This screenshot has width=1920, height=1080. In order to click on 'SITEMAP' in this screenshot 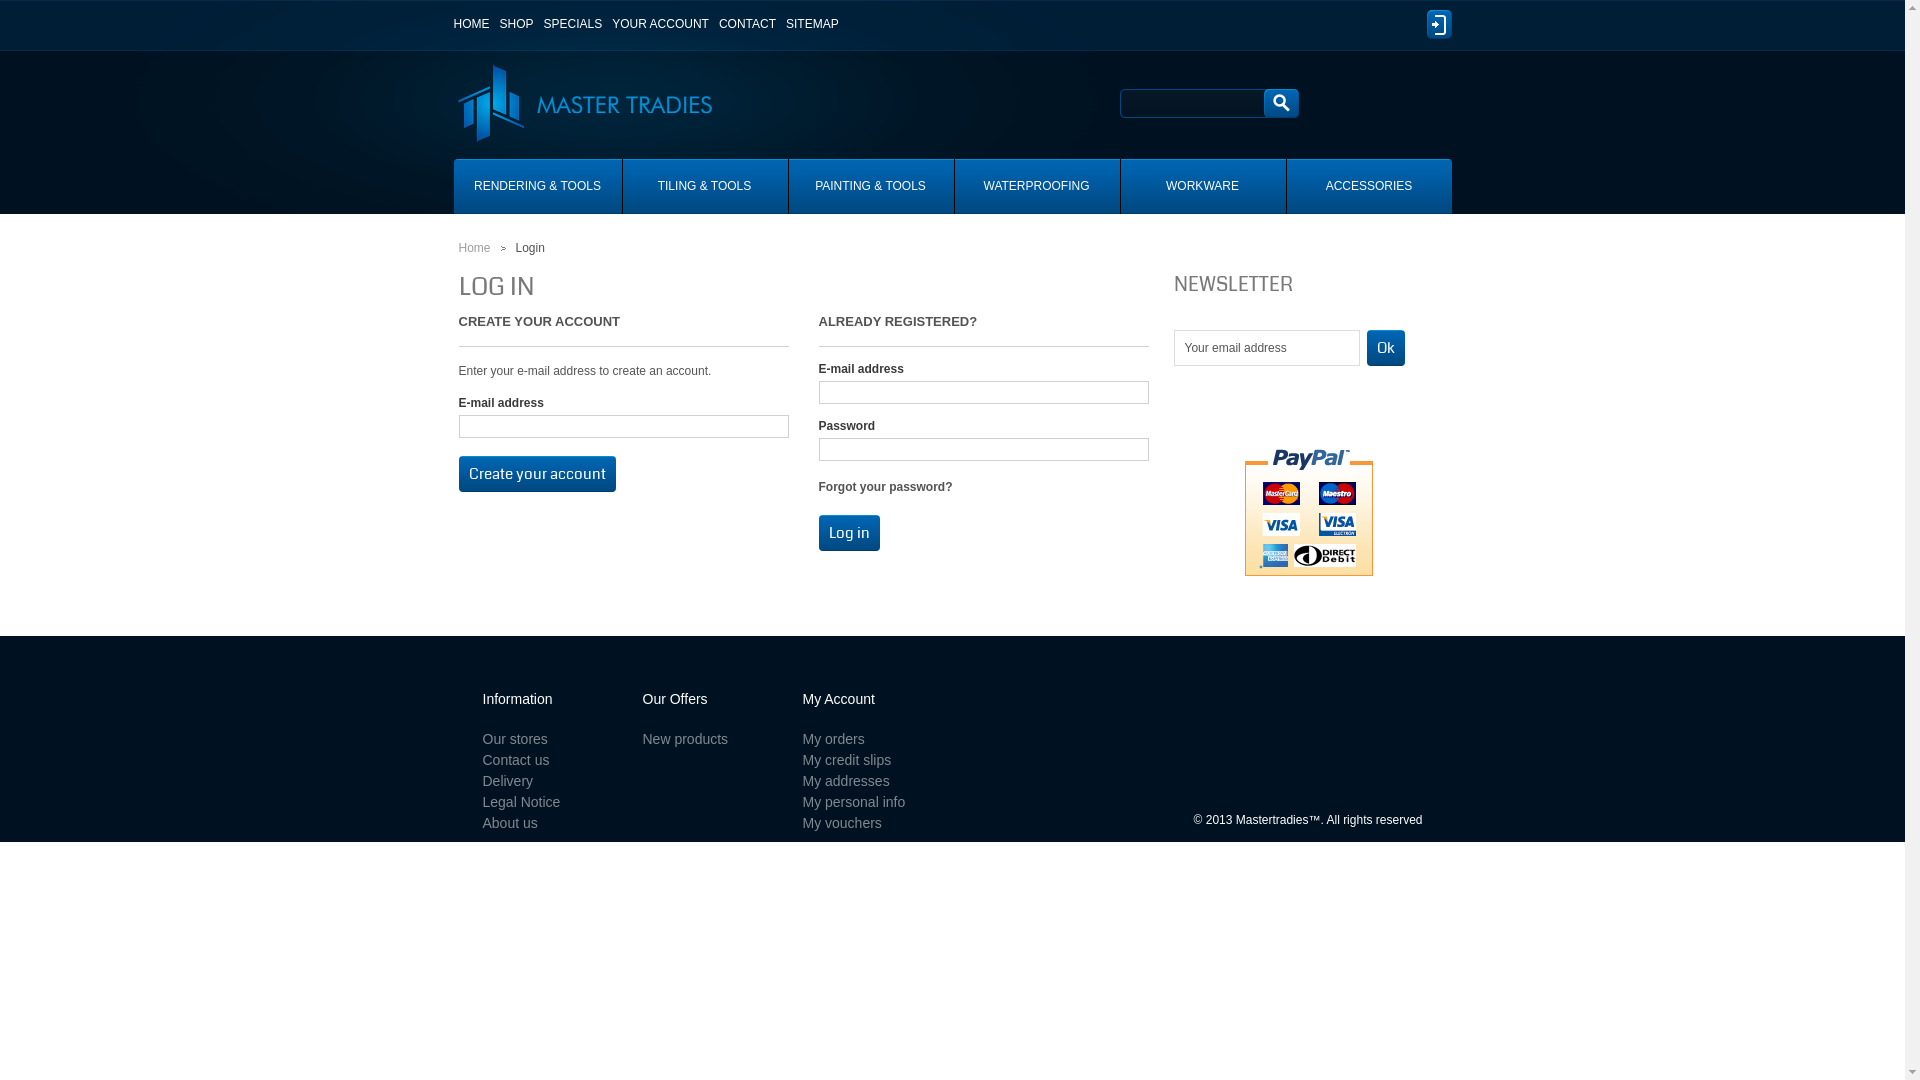, I will do `click(785, 23)`.